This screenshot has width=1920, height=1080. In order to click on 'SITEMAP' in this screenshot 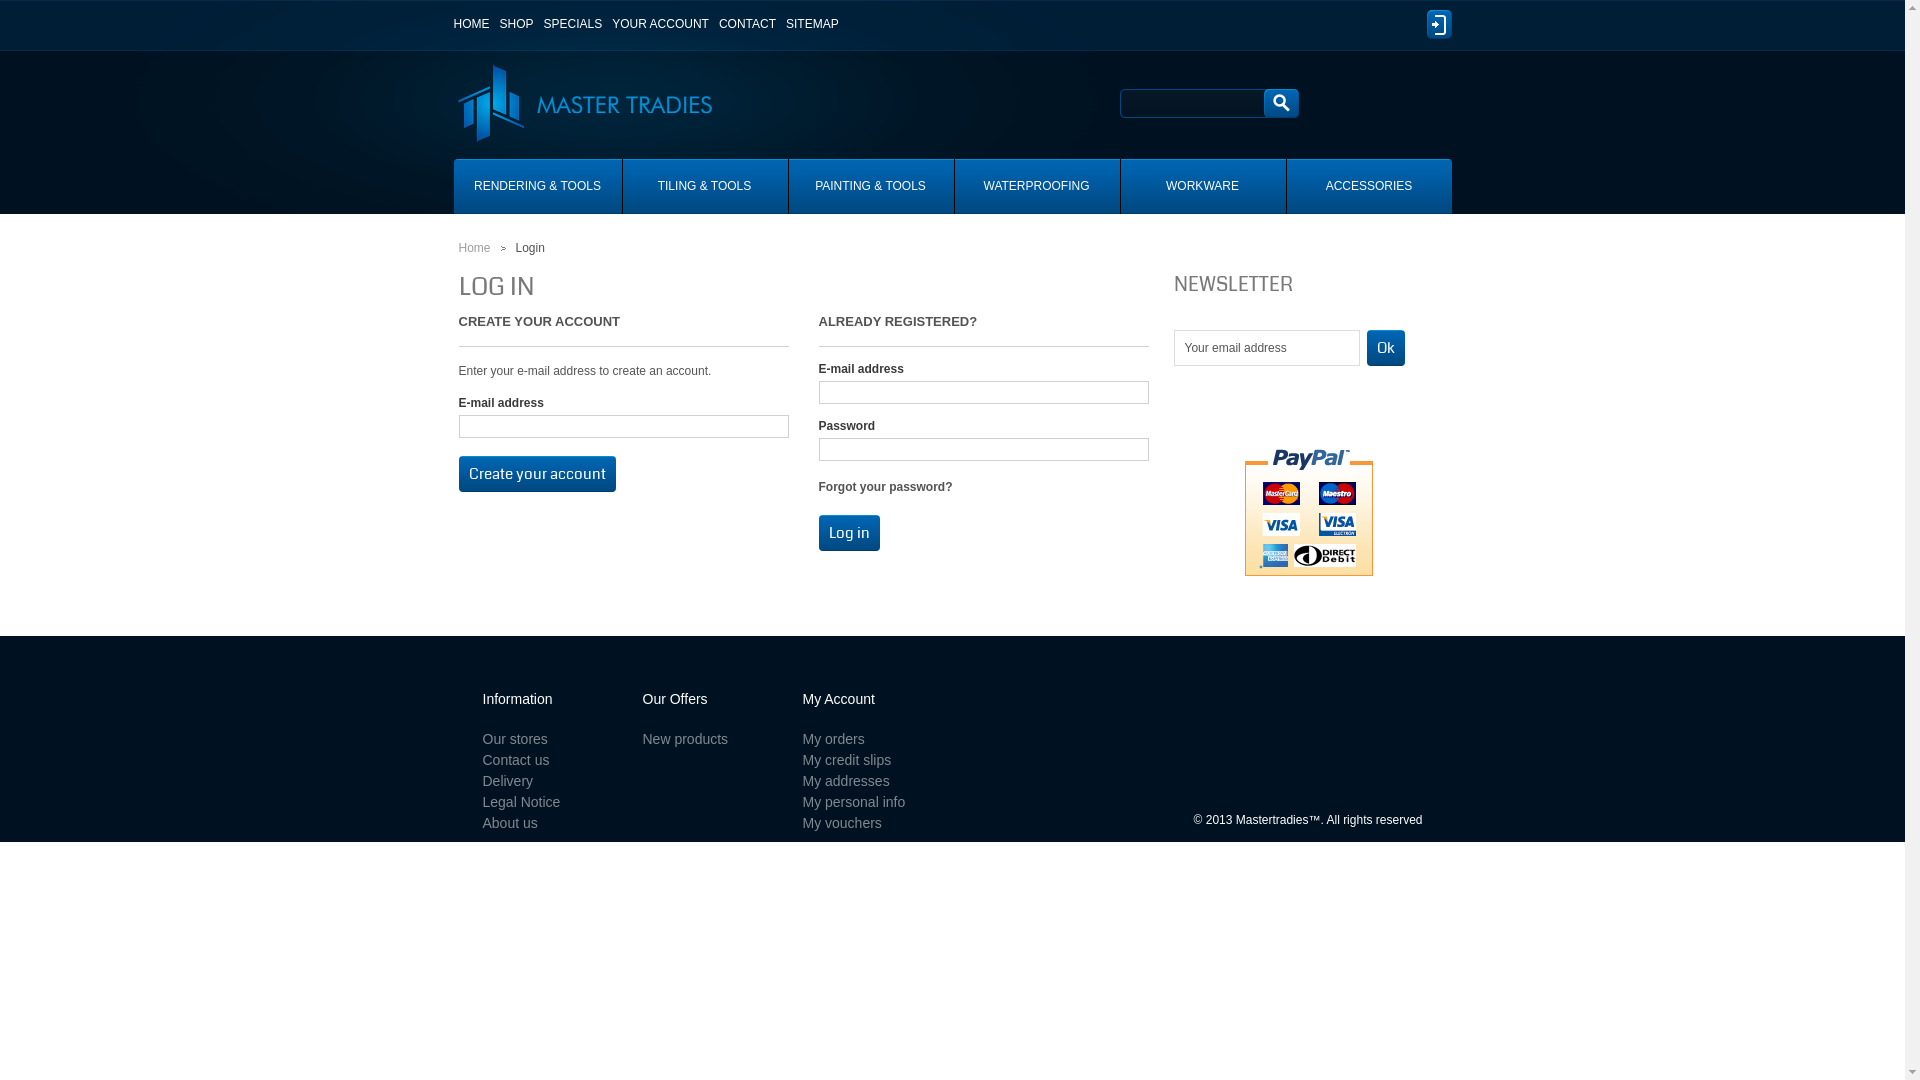, I will do `click(785, 23)`.